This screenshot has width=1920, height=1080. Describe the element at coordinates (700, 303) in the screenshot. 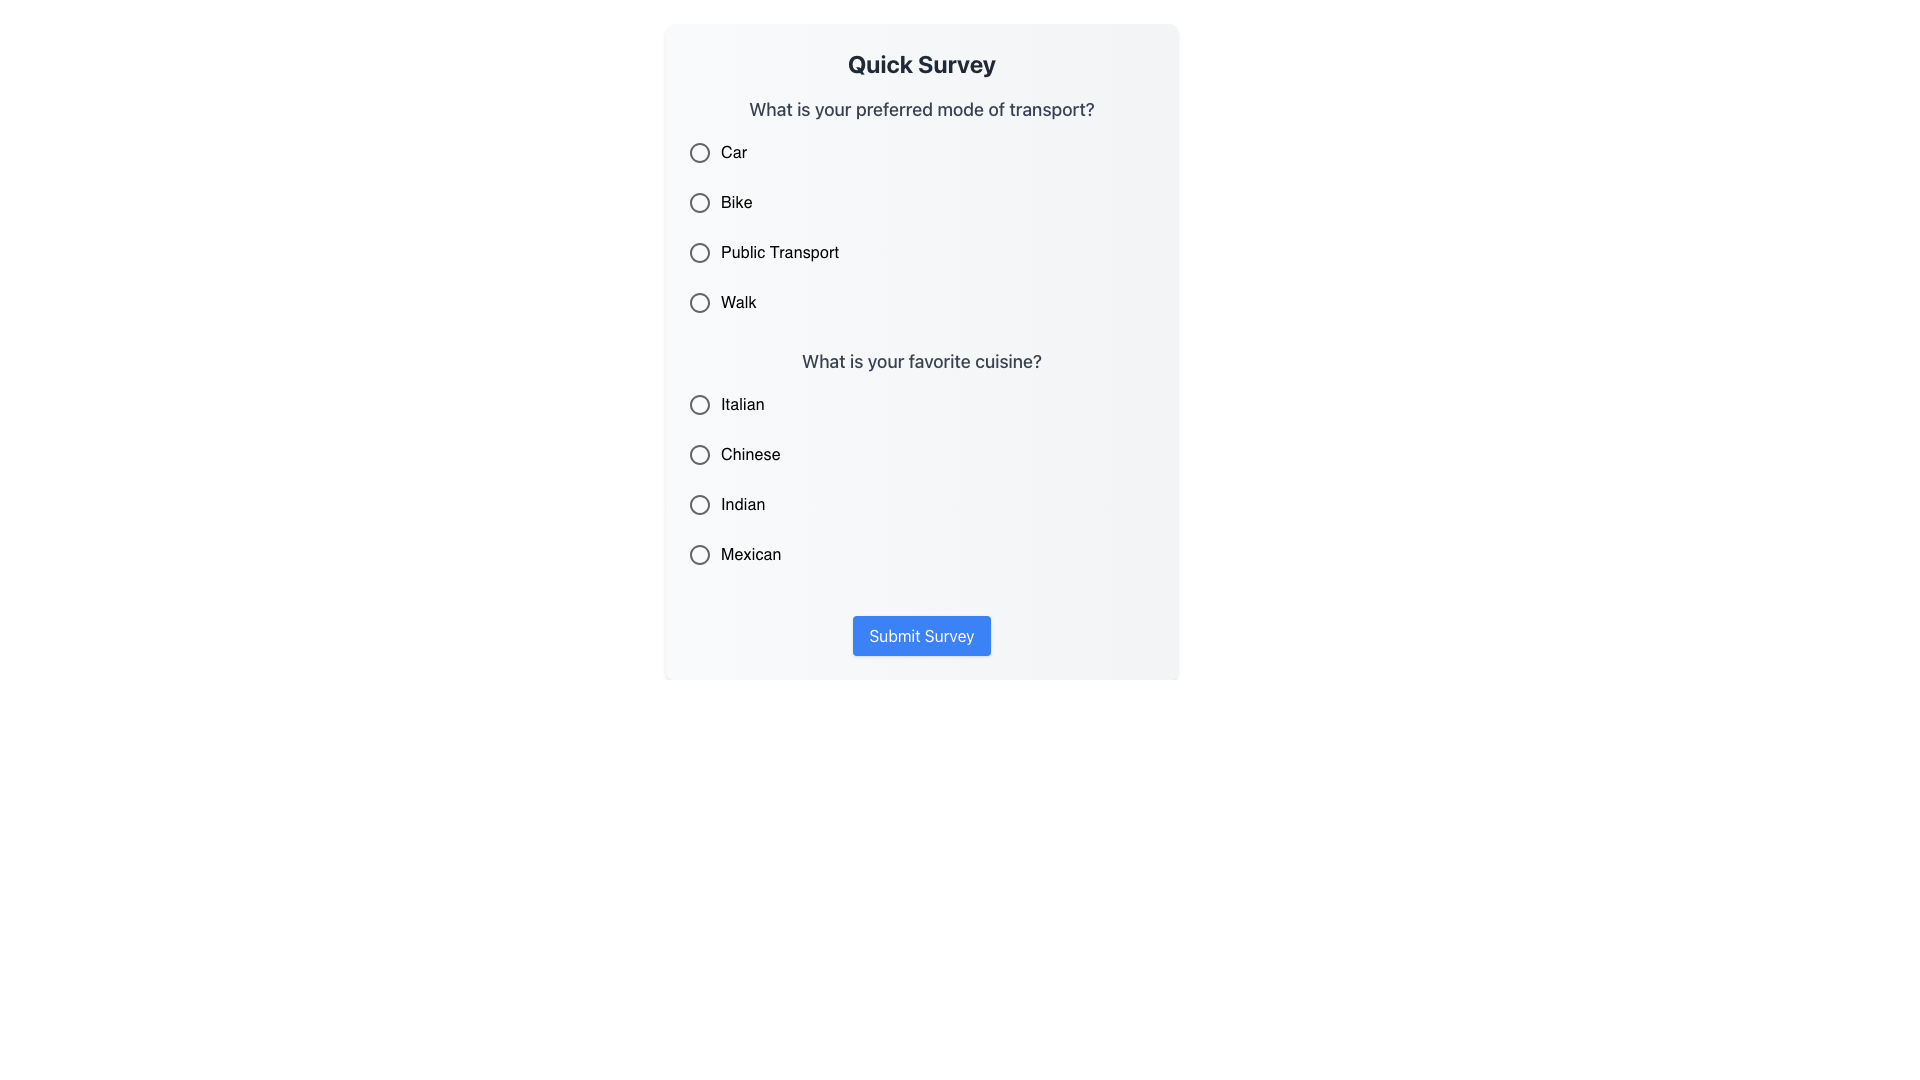

I see `the 'Walk' radio button in the survey` at that location.